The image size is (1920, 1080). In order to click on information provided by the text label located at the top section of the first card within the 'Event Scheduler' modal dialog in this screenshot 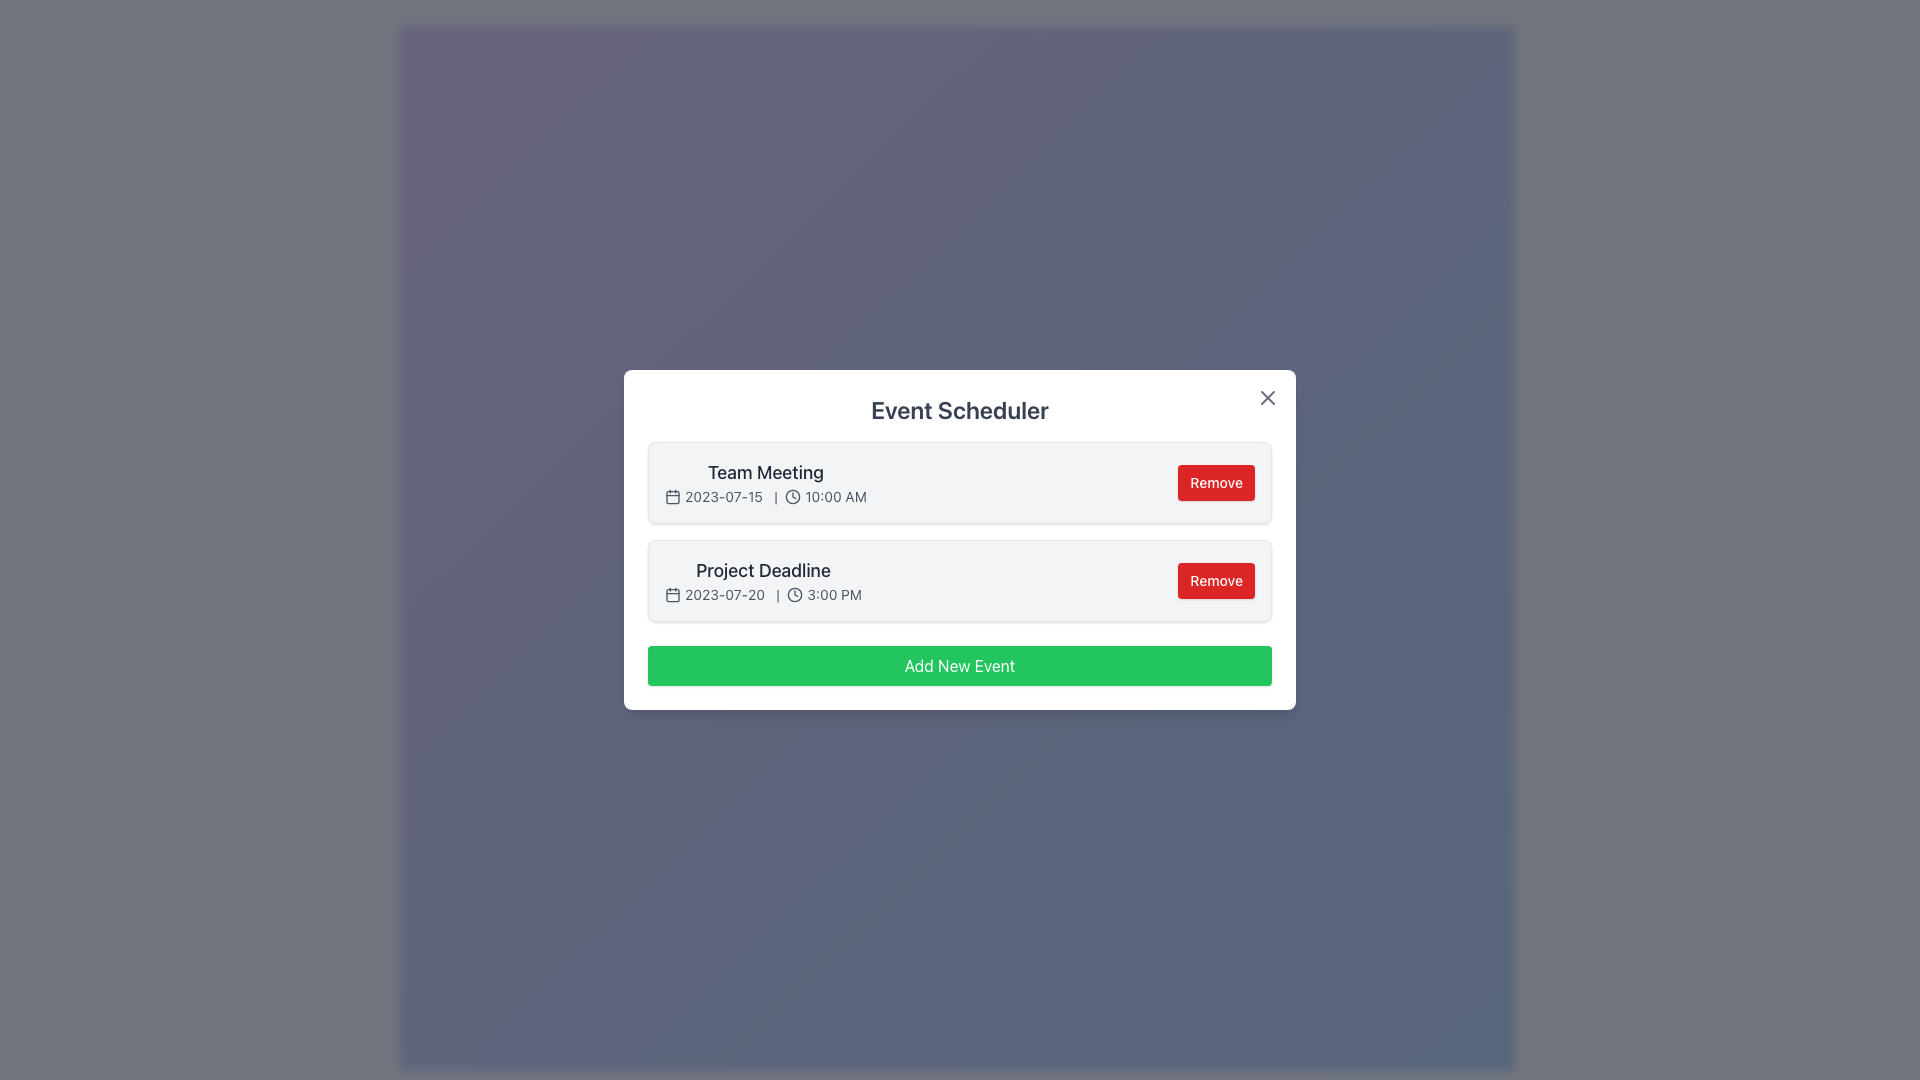, I will do `click(764, 482)`.